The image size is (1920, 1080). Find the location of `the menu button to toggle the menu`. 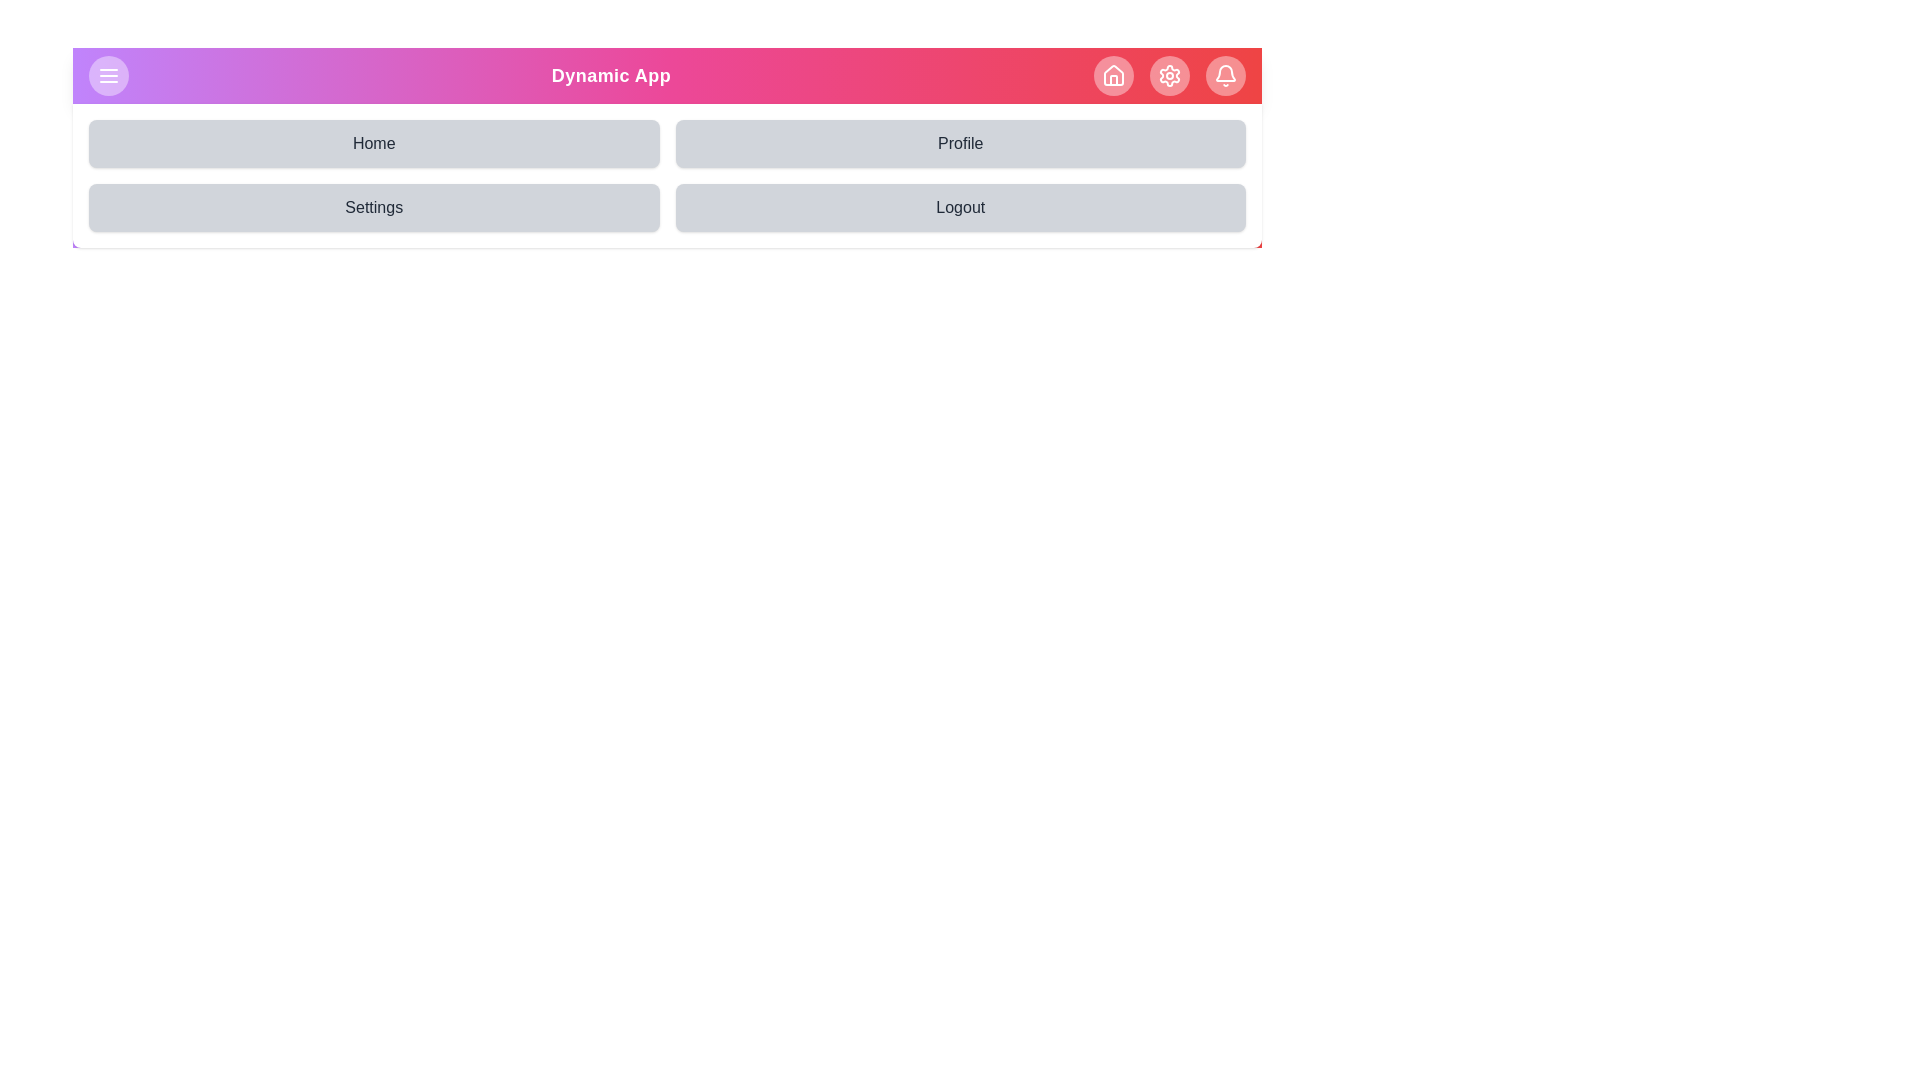

the menu button to toggle the menu is located at coordinates (108, 75).